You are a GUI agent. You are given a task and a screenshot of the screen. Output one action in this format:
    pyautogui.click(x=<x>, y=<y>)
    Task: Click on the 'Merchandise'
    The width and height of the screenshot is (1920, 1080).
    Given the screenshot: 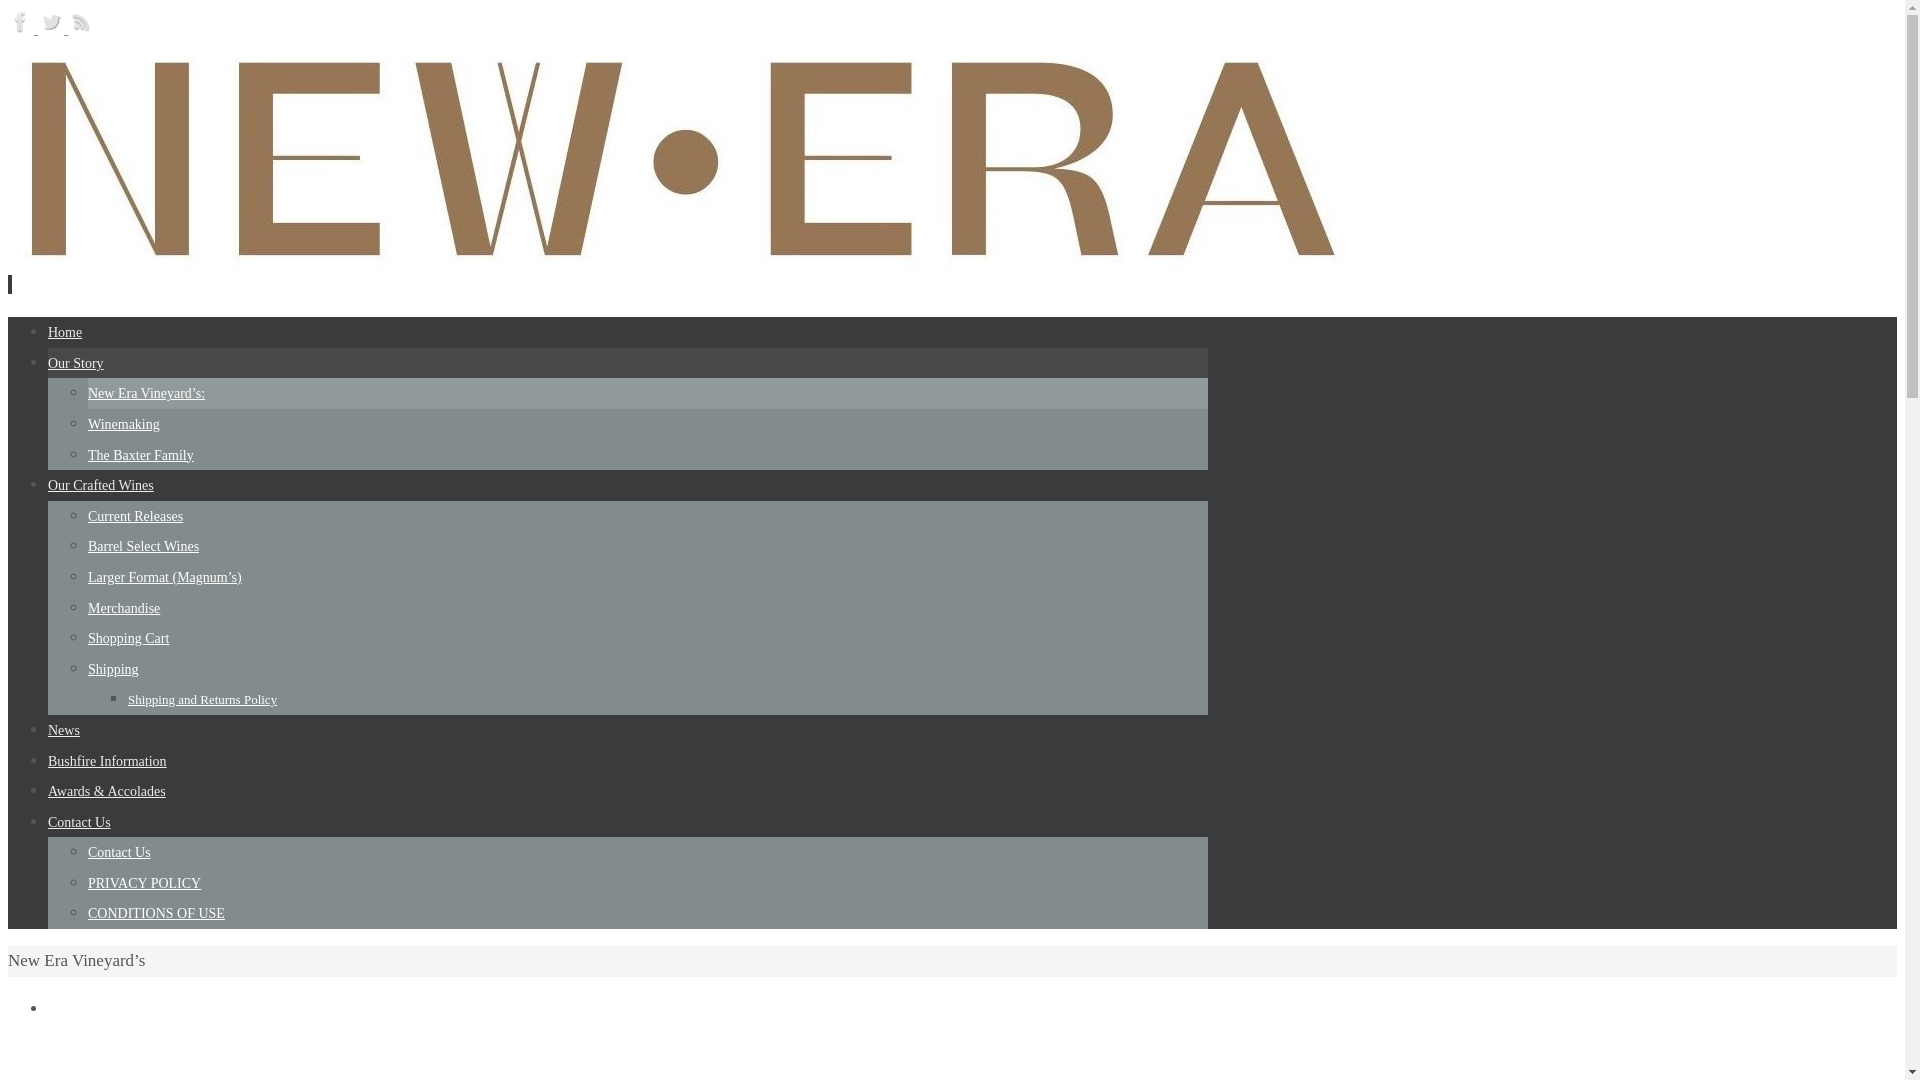 What is the action you would take?
    pyautogui.click(x=123, y=607)
    